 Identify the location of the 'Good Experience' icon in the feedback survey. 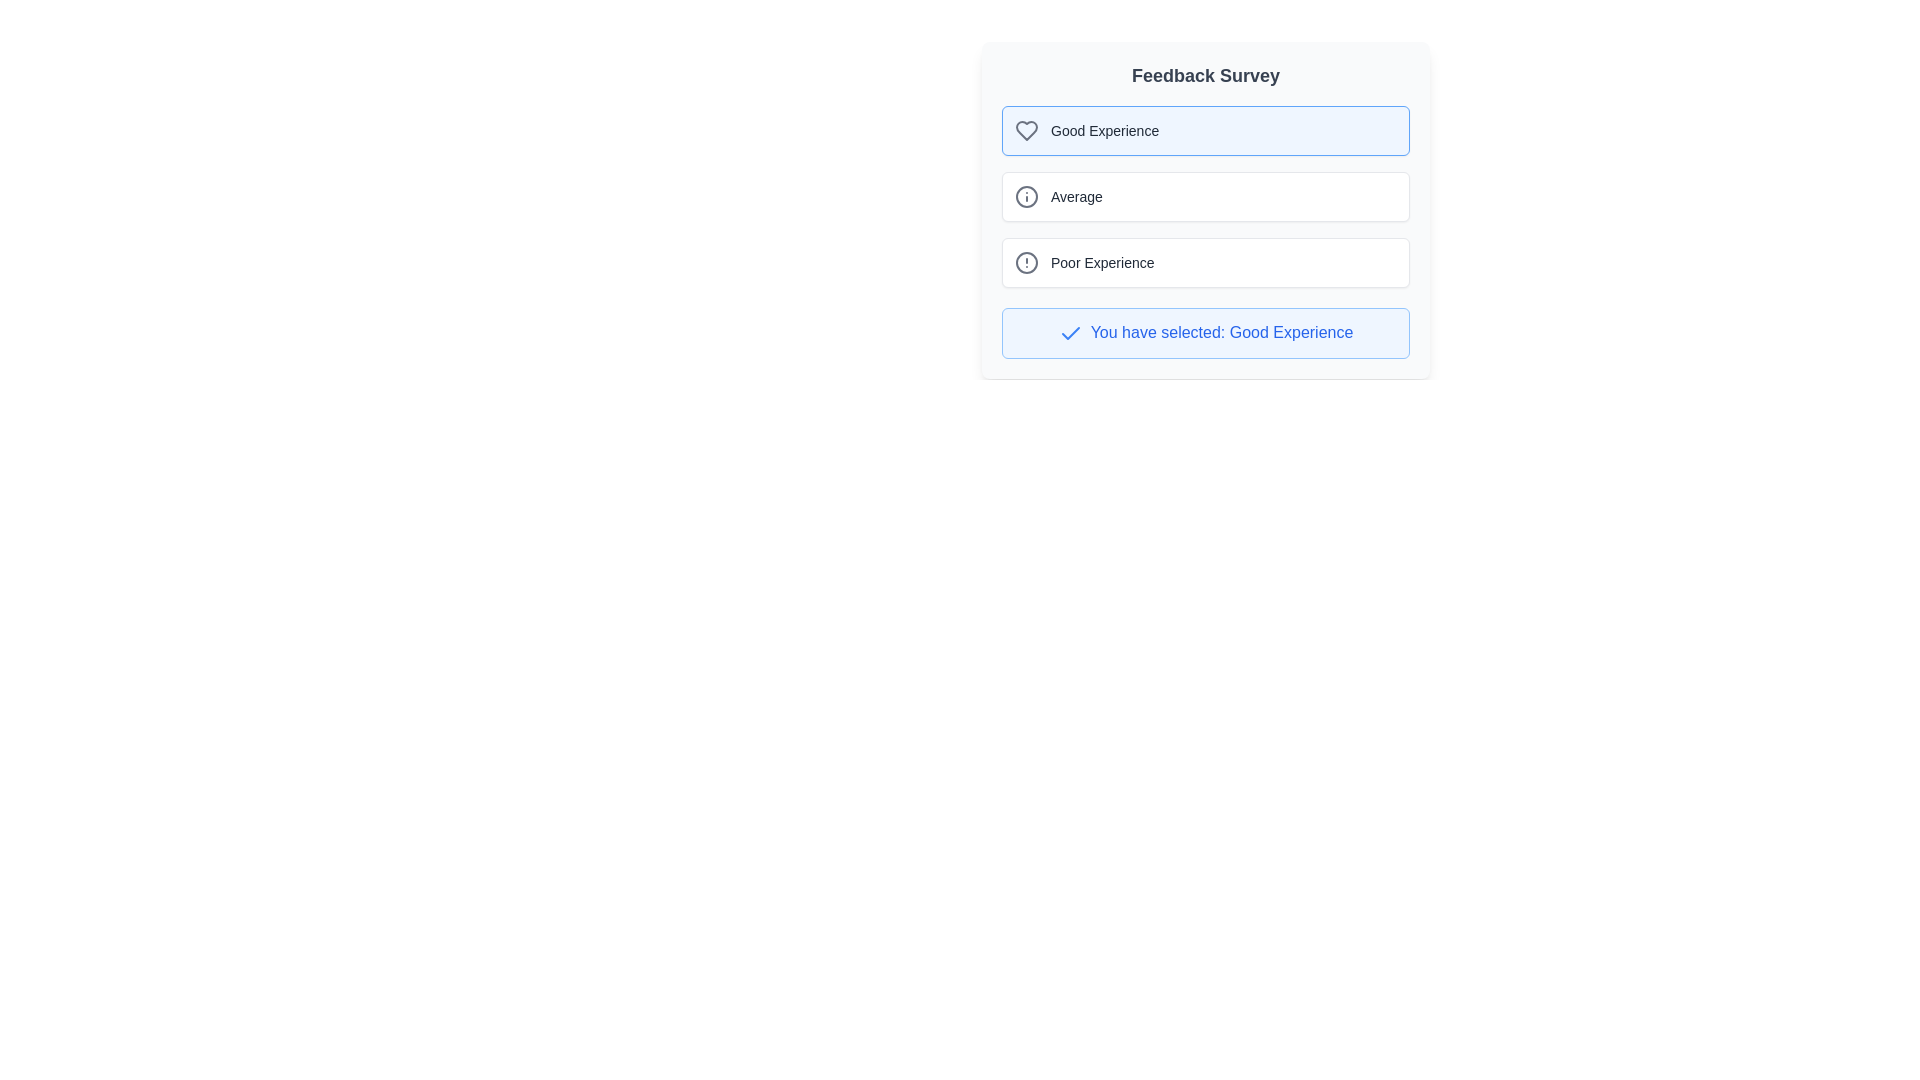
(1027, 131).